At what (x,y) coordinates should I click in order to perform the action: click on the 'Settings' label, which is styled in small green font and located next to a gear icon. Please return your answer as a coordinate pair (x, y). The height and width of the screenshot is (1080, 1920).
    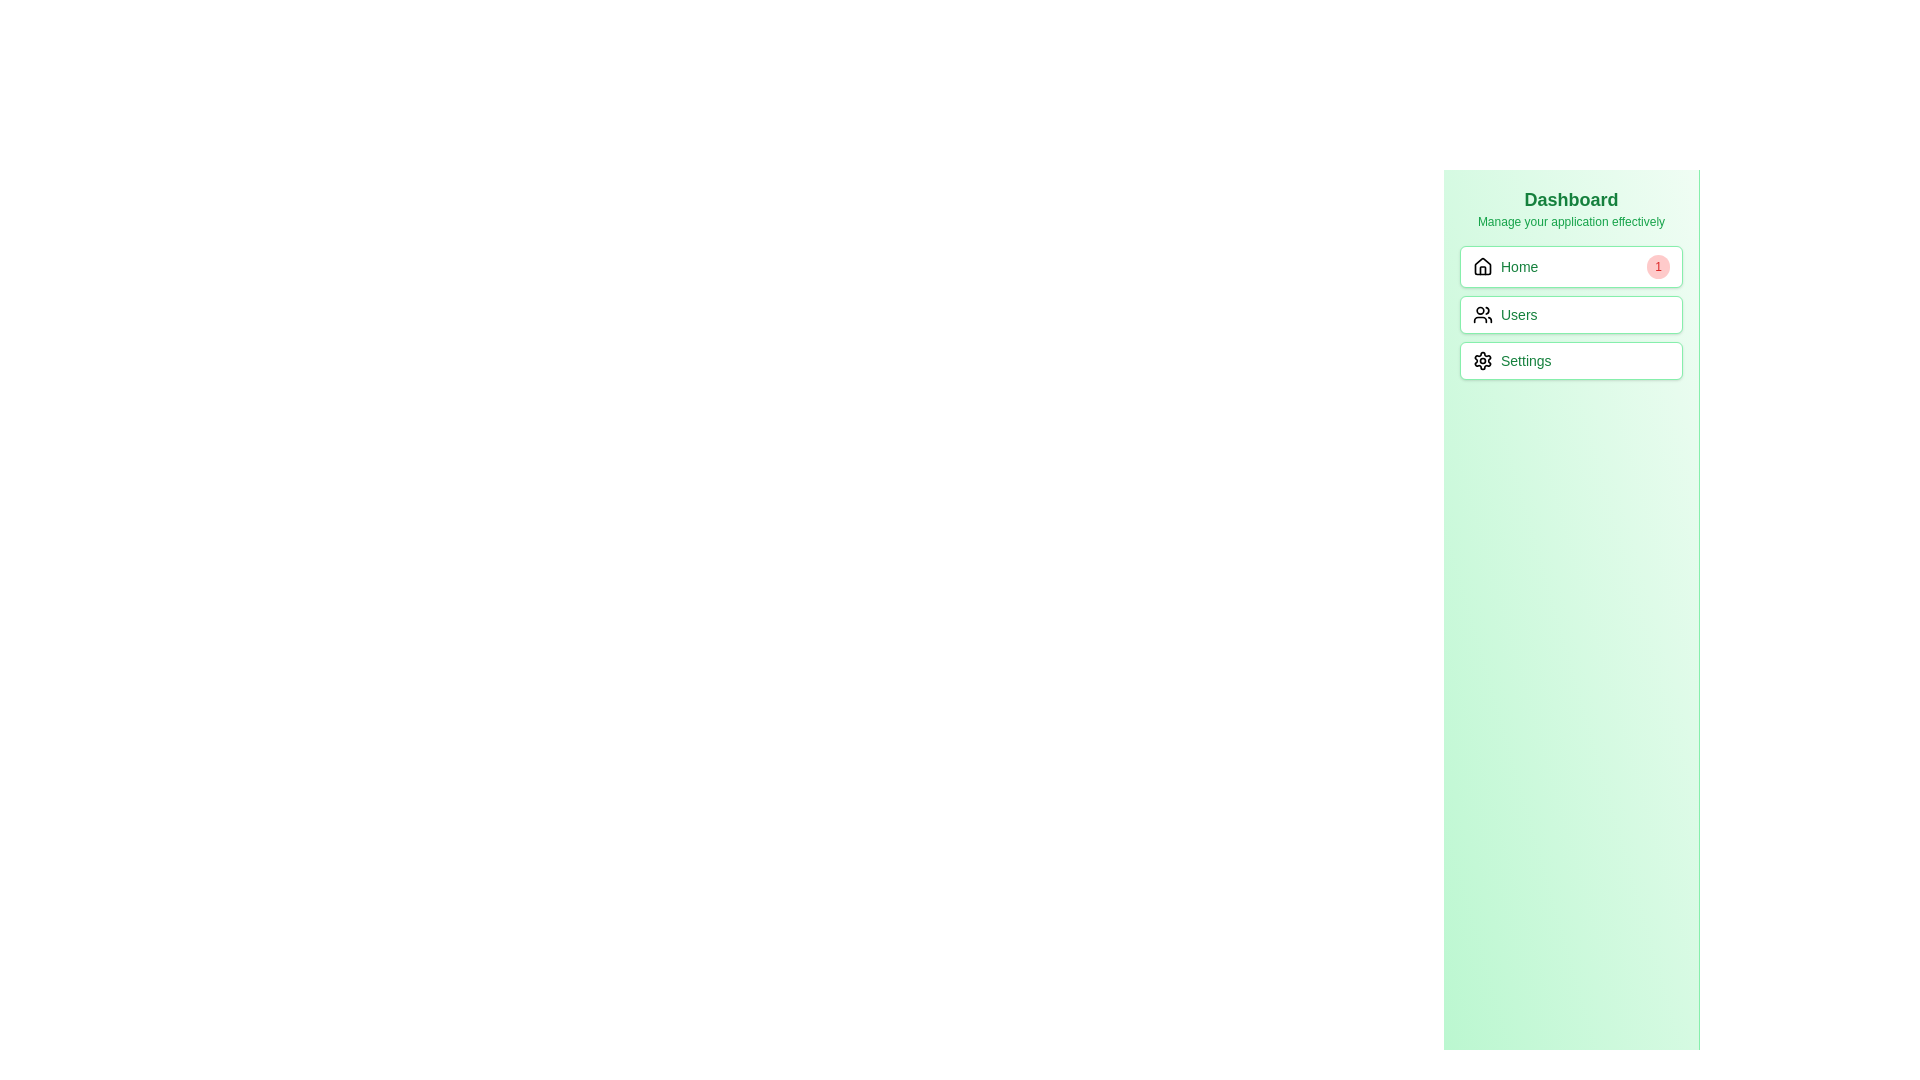
    Looking at the image, I should click on (1512, 361).